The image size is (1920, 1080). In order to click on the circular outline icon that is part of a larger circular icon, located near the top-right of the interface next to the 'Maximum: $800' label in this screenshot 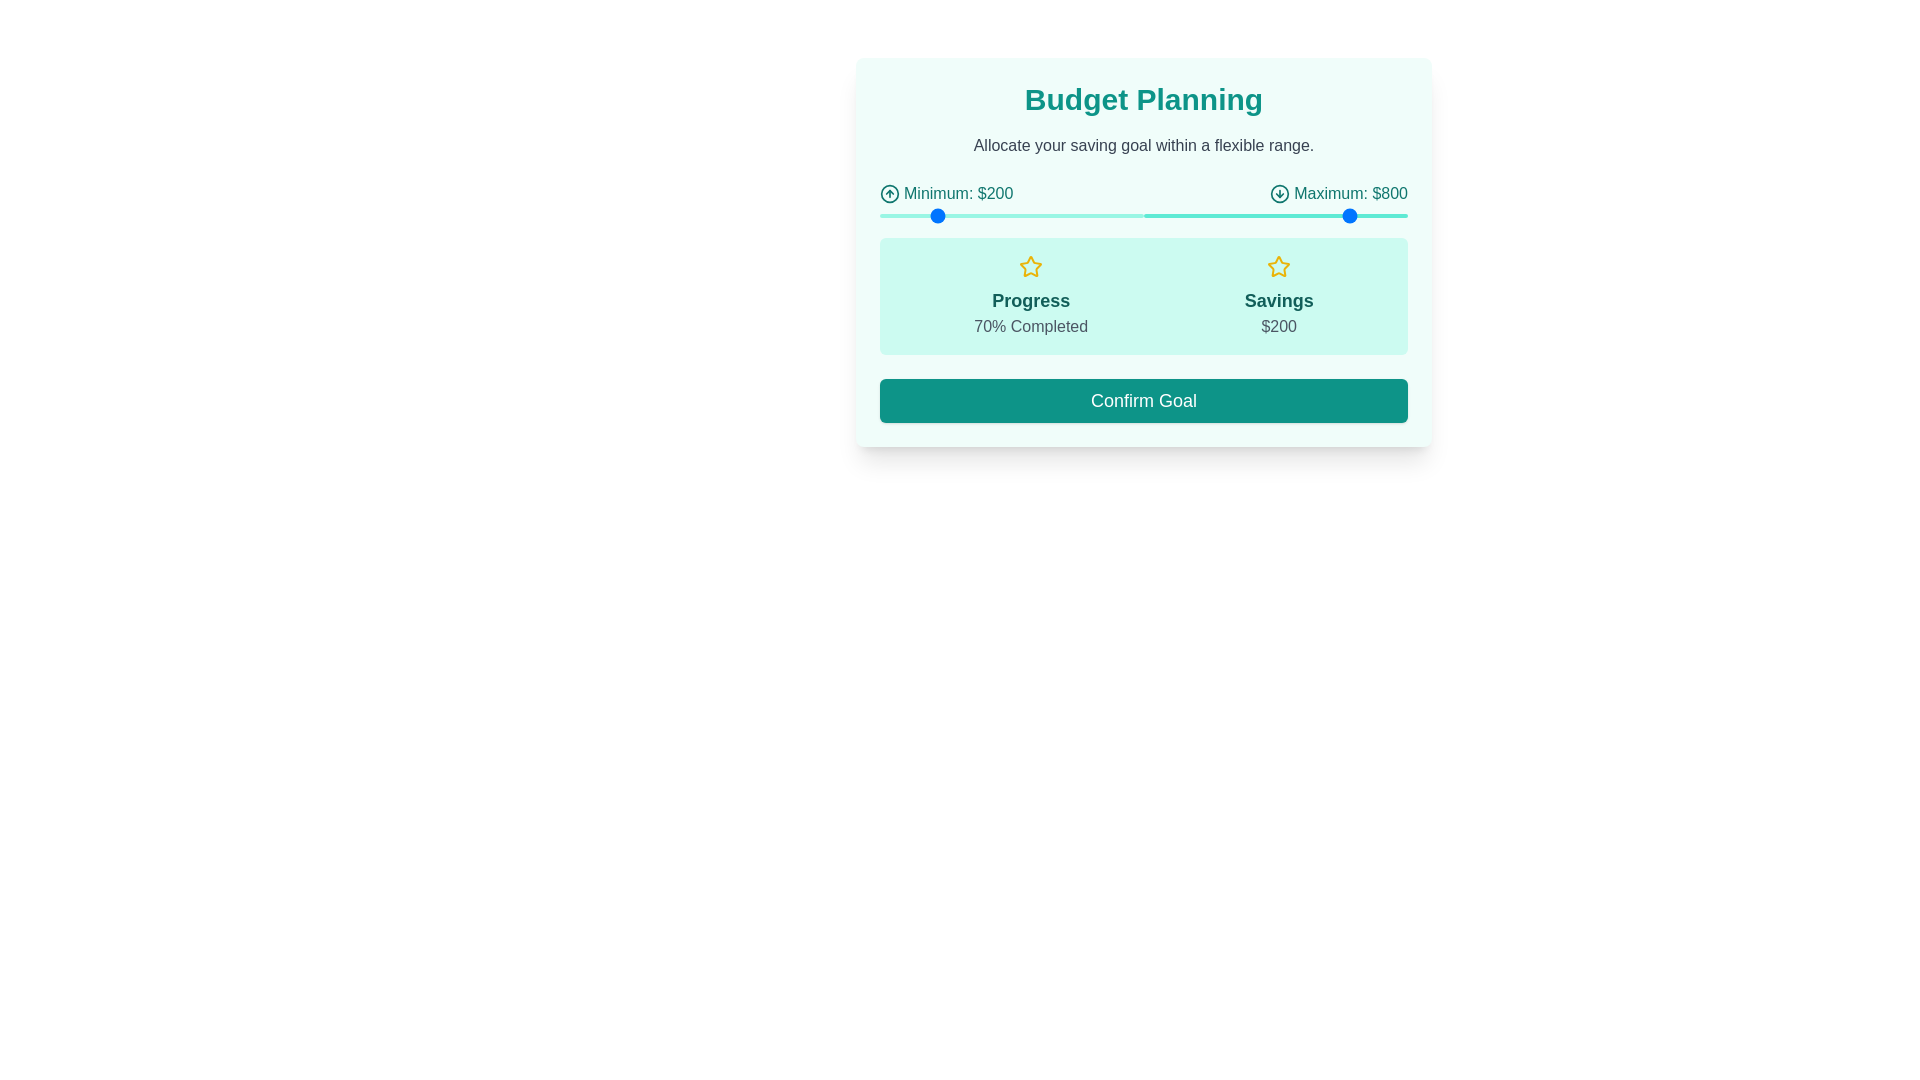, I will do `click(1280, 193)`.